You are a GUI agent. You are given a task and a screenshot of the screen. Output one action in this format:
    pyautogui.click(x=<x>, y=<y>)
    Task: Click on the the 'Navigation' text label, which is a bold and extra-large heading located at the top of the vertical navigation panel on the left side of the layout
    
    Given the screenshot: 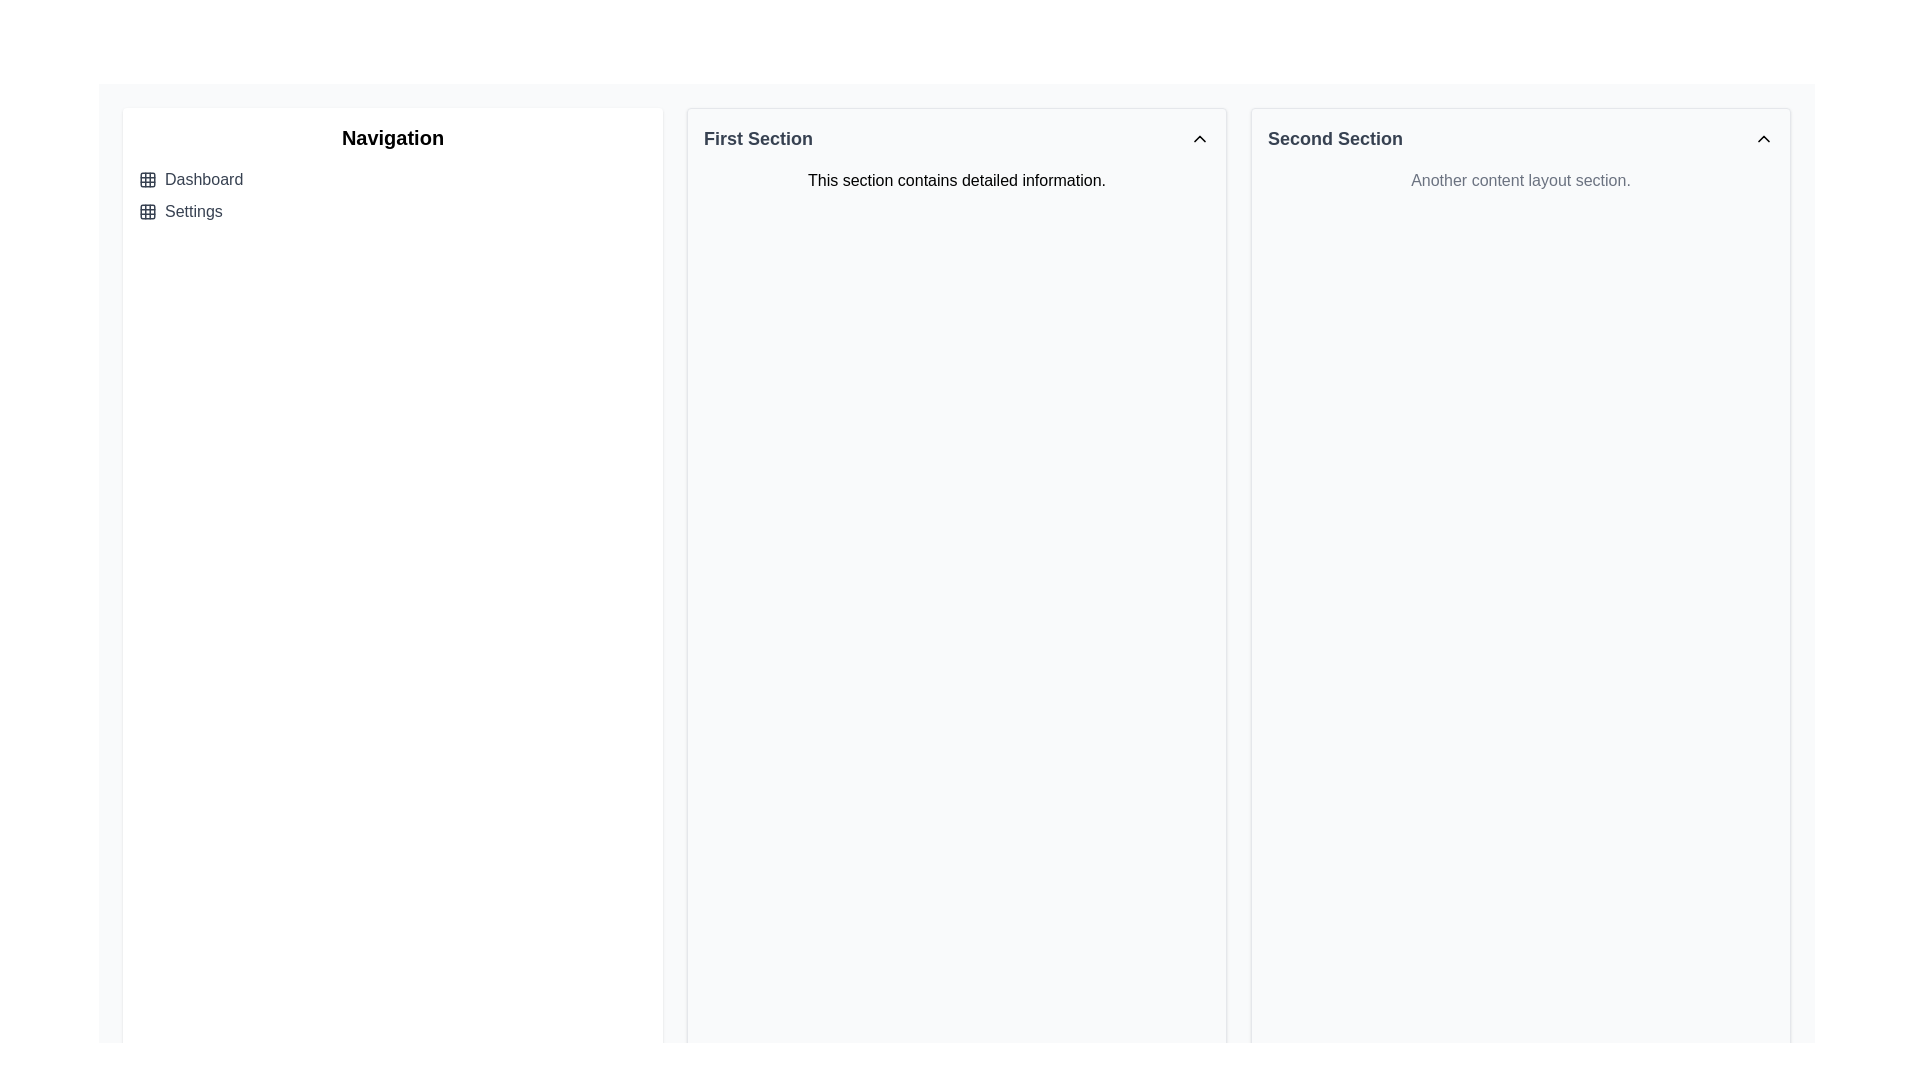 What is the action you would take?
    pyautogui.click(x=393, y=137)
    